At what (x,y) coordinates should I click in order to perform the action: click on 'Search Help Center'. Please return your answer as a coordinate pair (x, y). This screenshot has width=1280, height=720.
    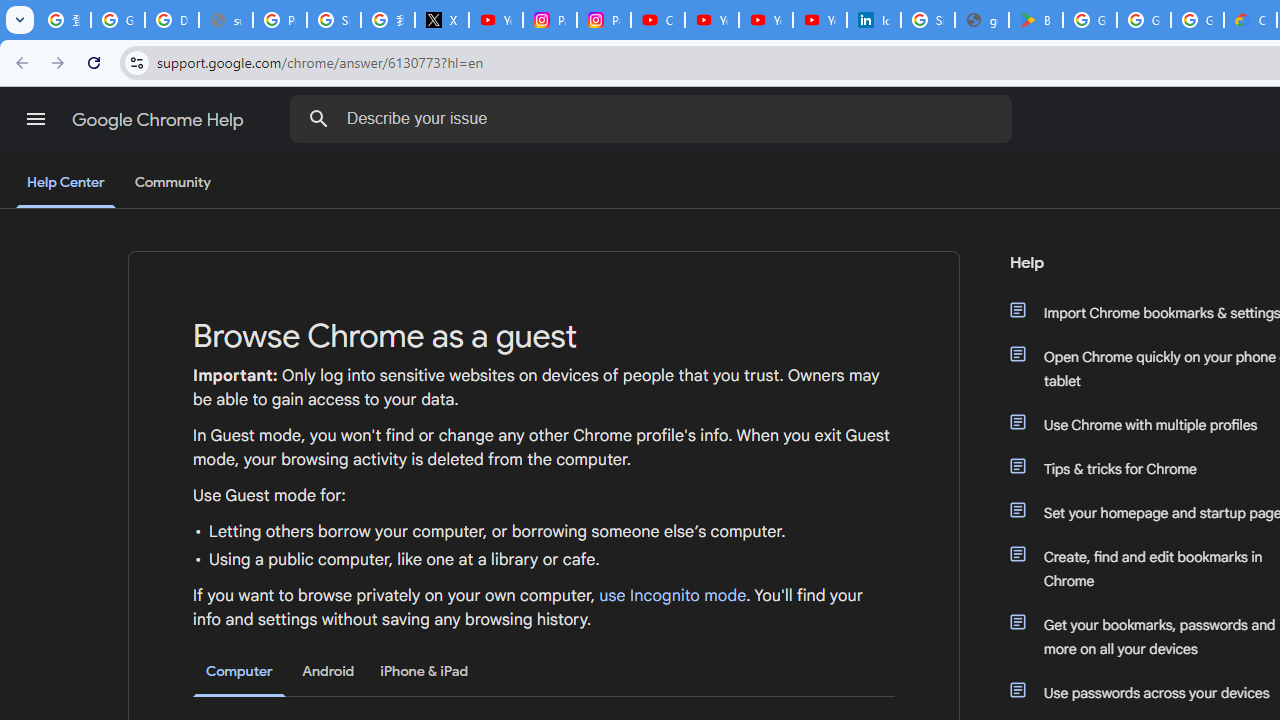
    Looking at the image, I should click on (317, 118).